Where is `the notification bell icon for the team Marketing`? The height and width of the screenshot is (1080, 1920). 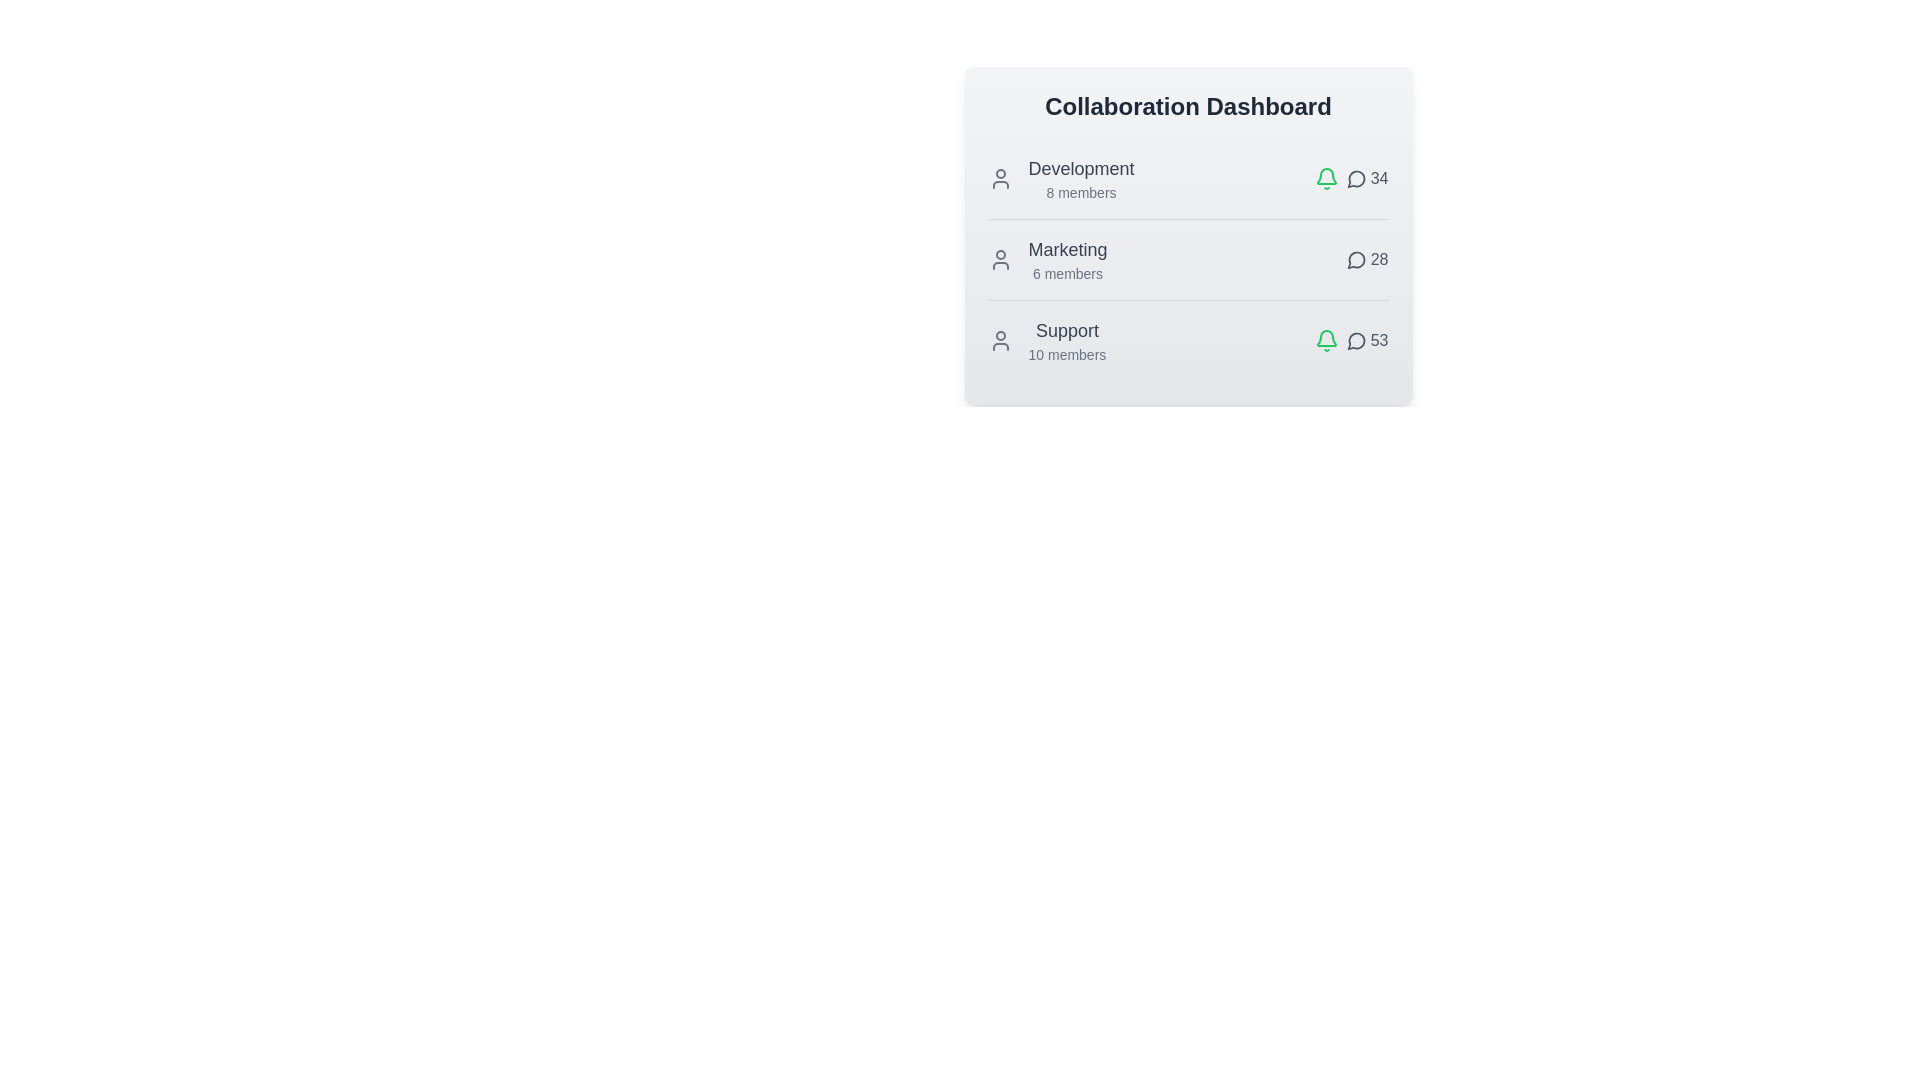 the notification bell icon for the team Marketing is located at coordinates (1326, 258).